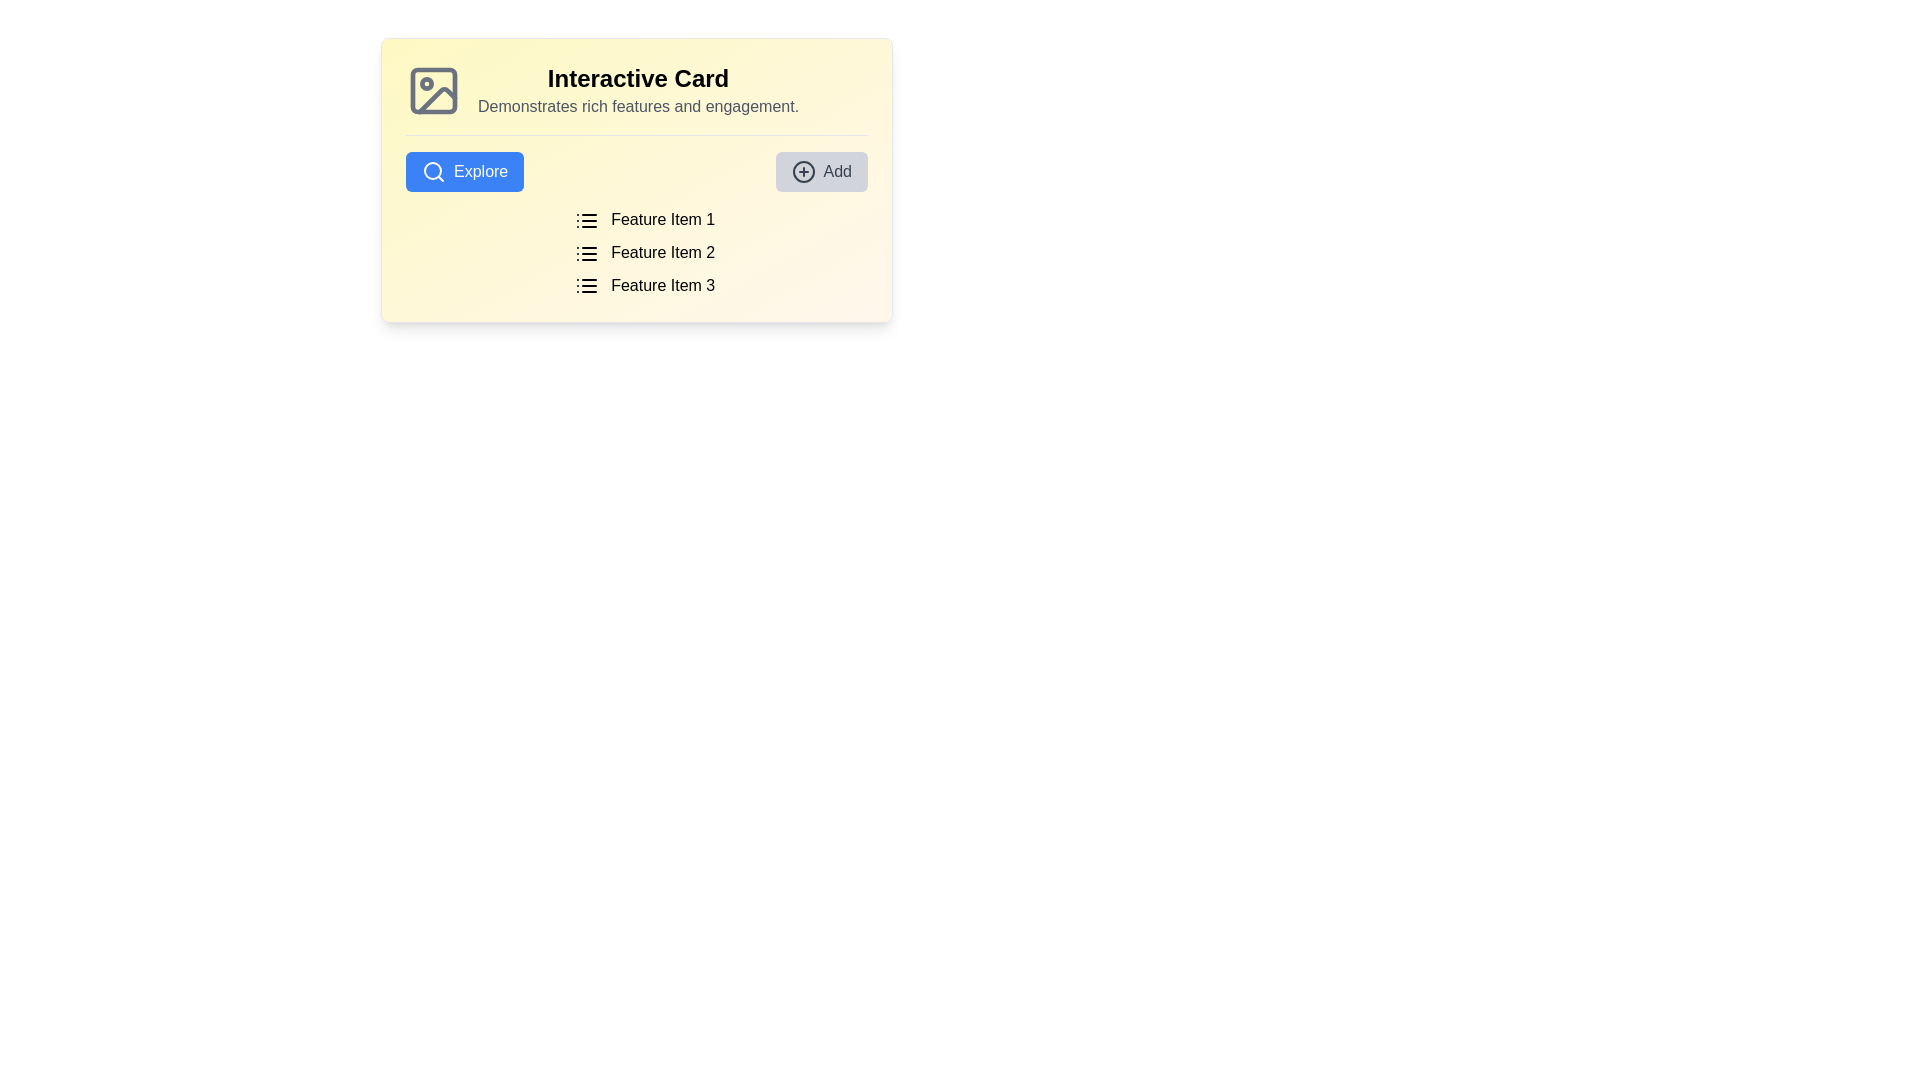  I want to click on the text block located at the top segment of the card structure, which is positioned to the right of an image icon and above buttons and a list, so click(636, 99).